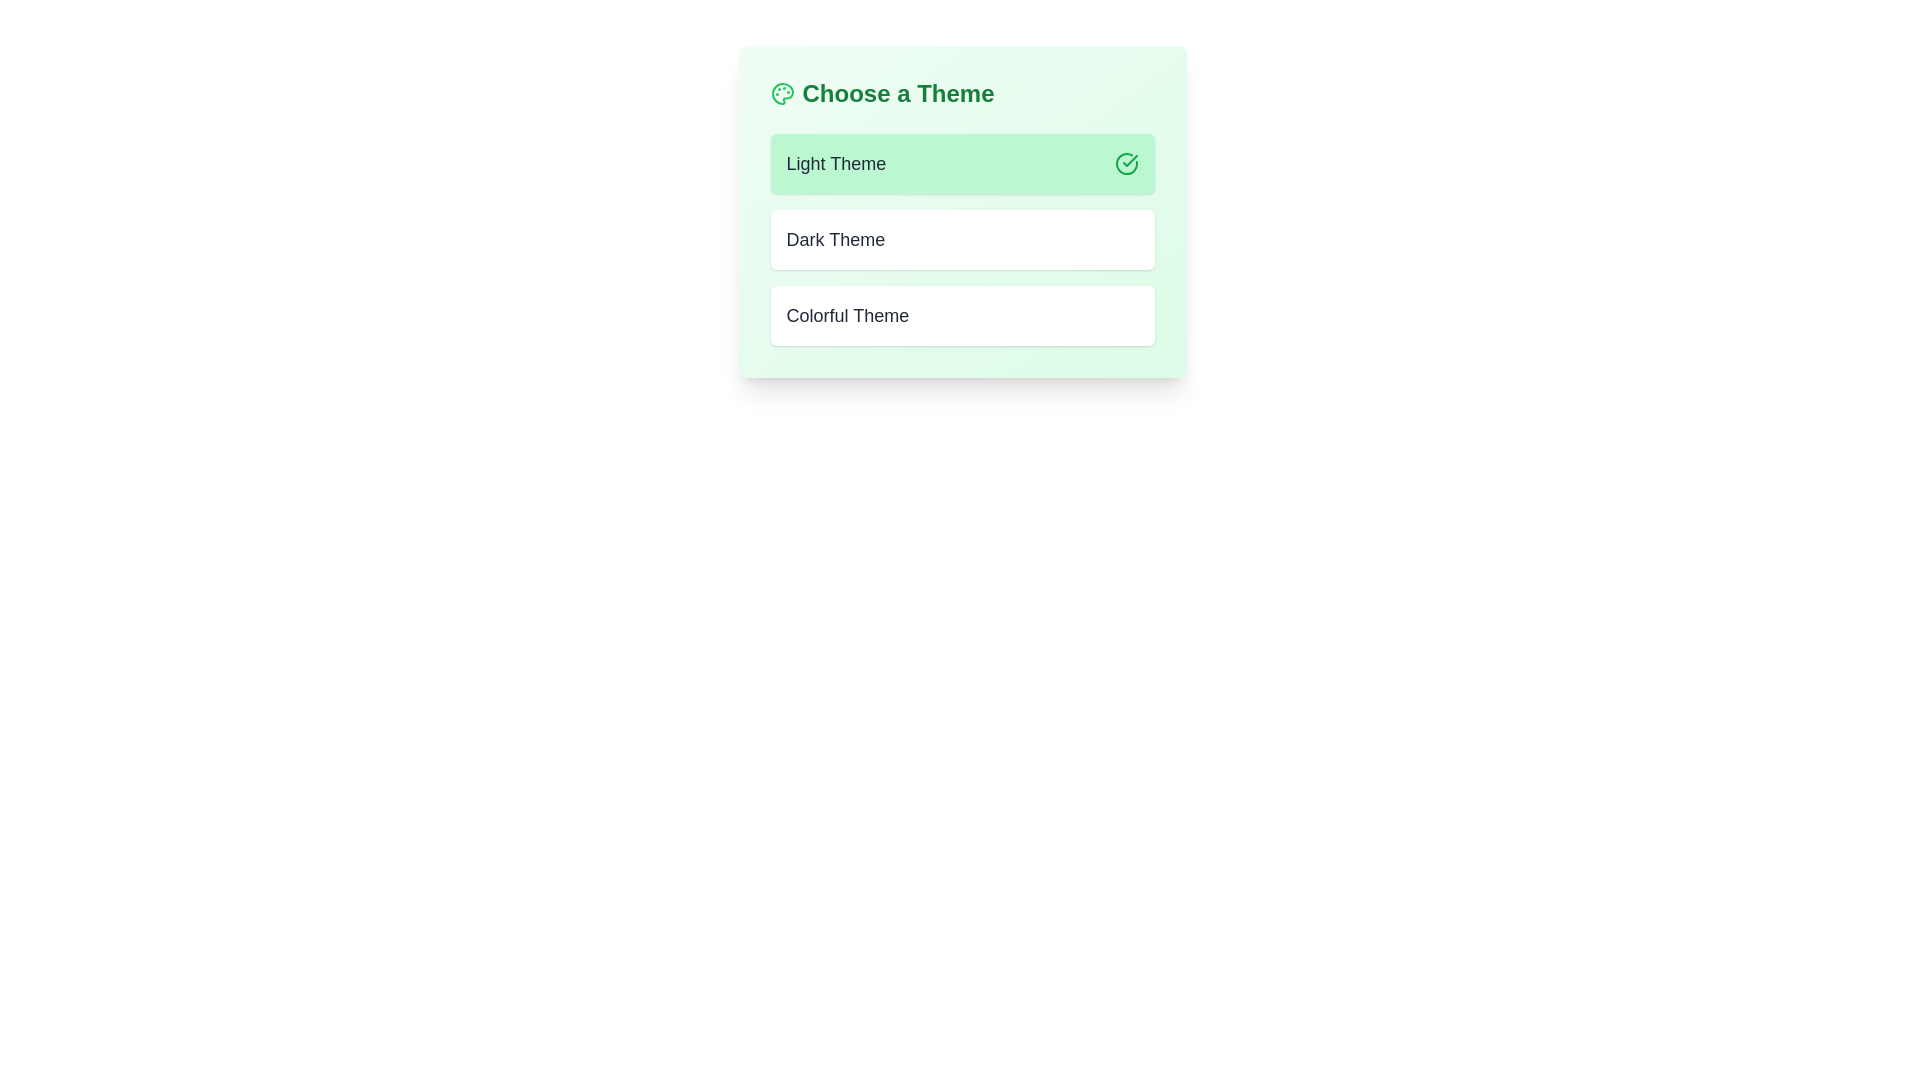  I want to click on the decorative SVG vector icon adjacent to the 'Choose a Theme' title in the upper-left corner of the interface, so click(781, 93).